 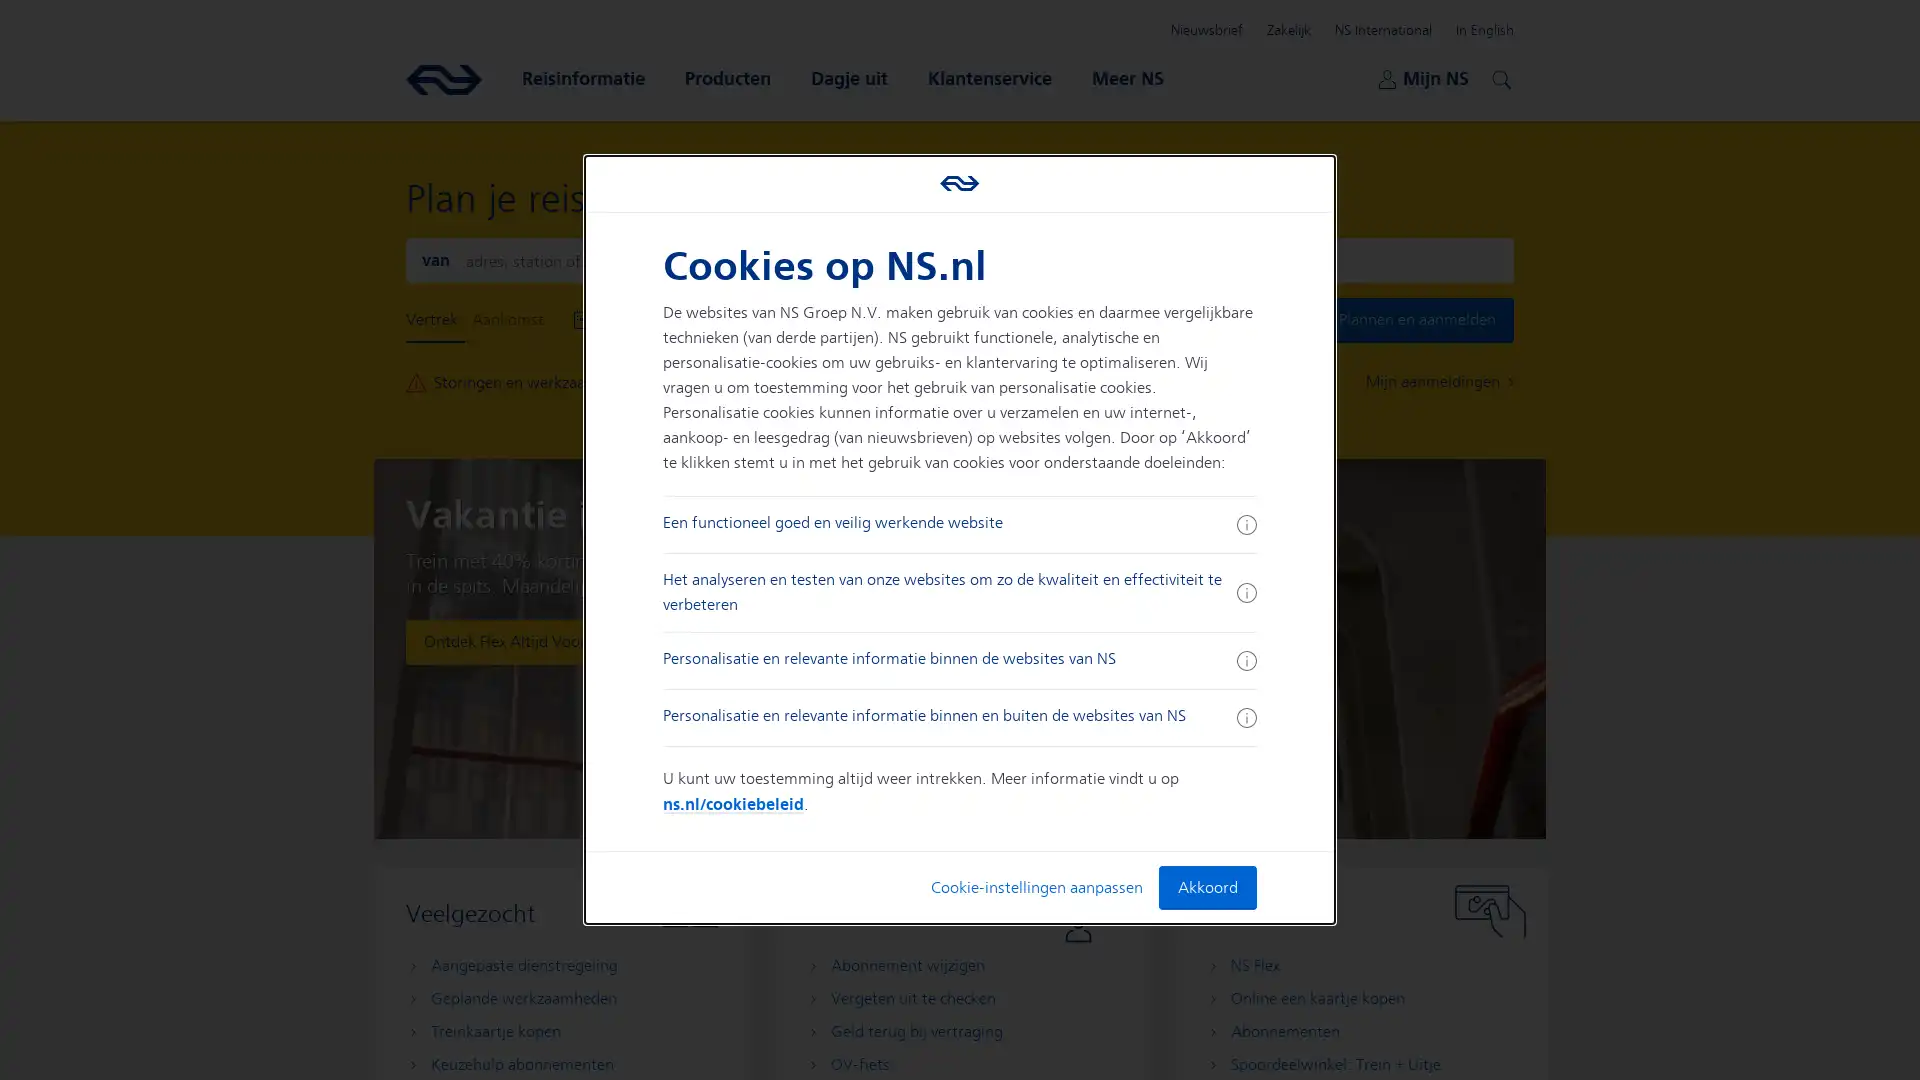 I want to click on Meer informatie ingeklapt, so click(x=1245, y=592).